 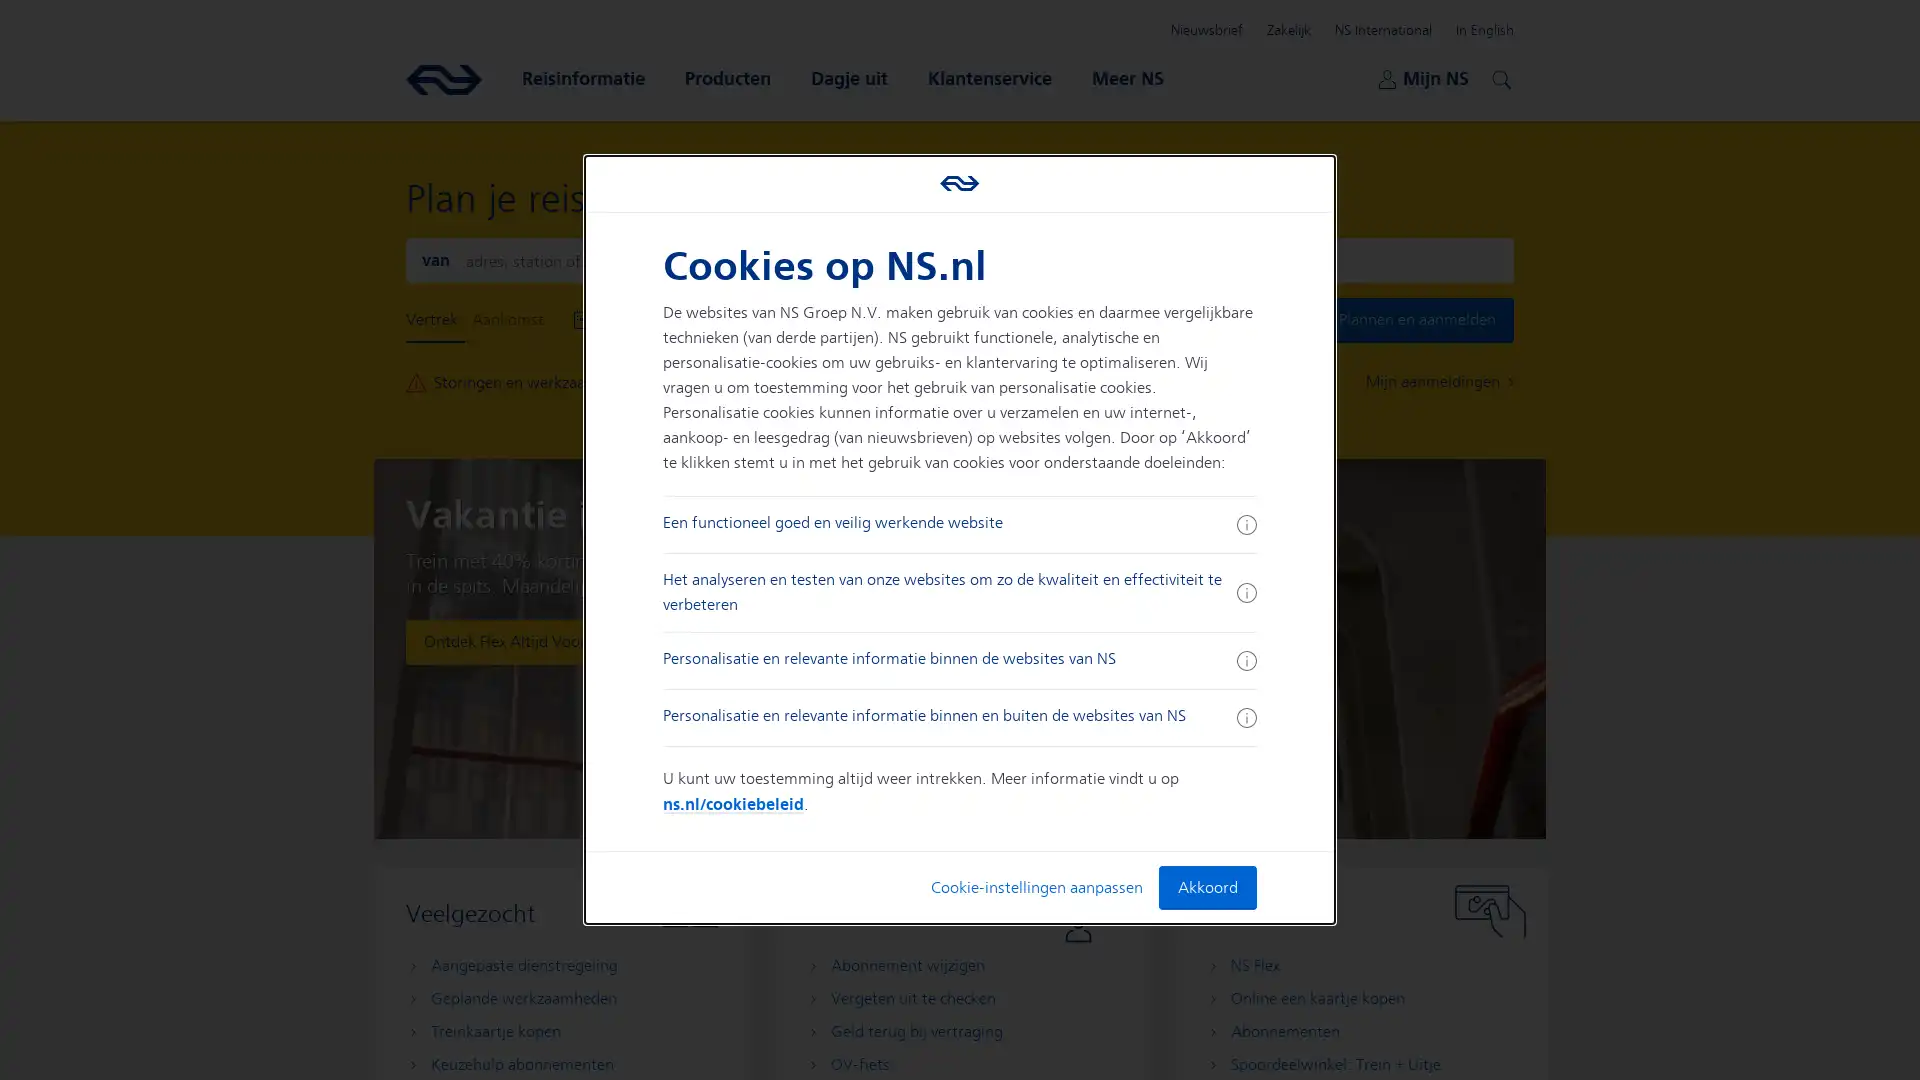 I want to click on Meer informatie ingeklapt, so click(x=1245, y=592).